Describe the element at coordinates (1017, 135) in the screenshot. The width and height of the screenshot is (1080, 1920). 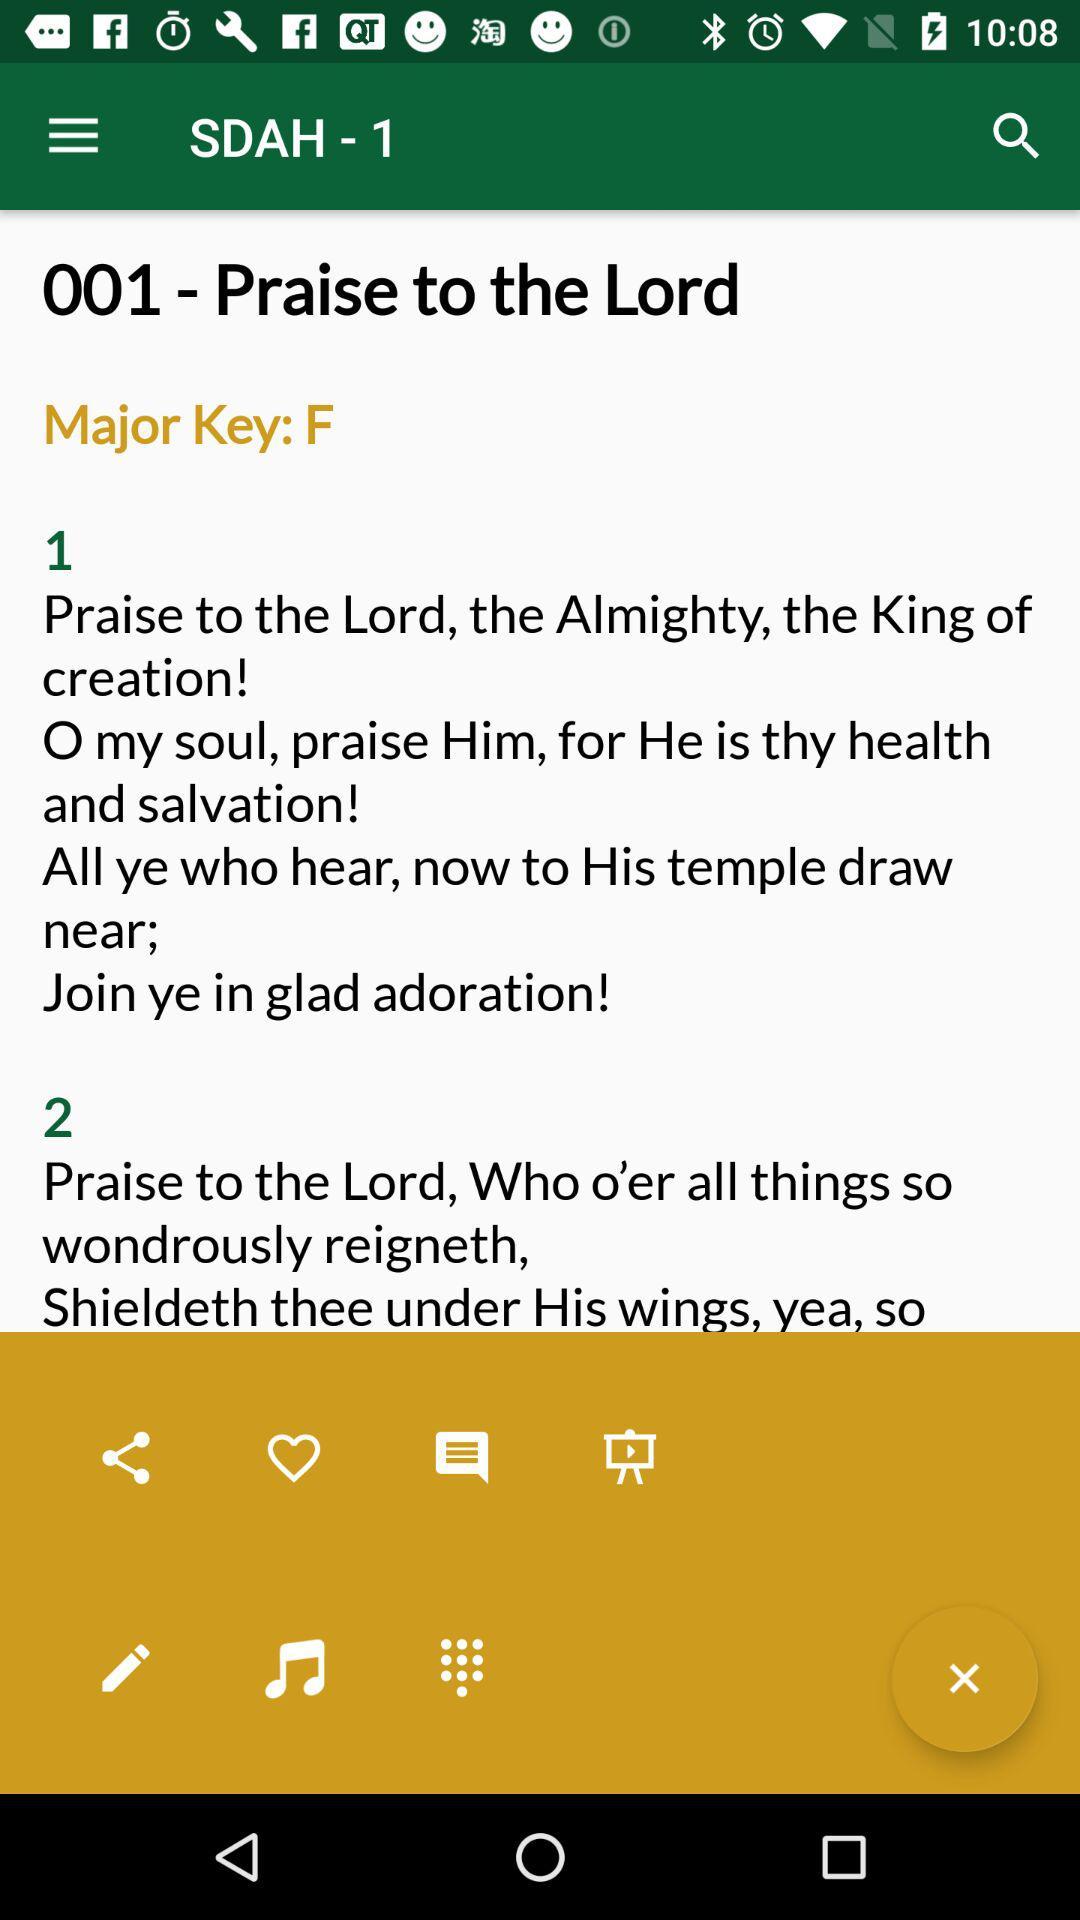
I see `item at the top right corner` at that location.